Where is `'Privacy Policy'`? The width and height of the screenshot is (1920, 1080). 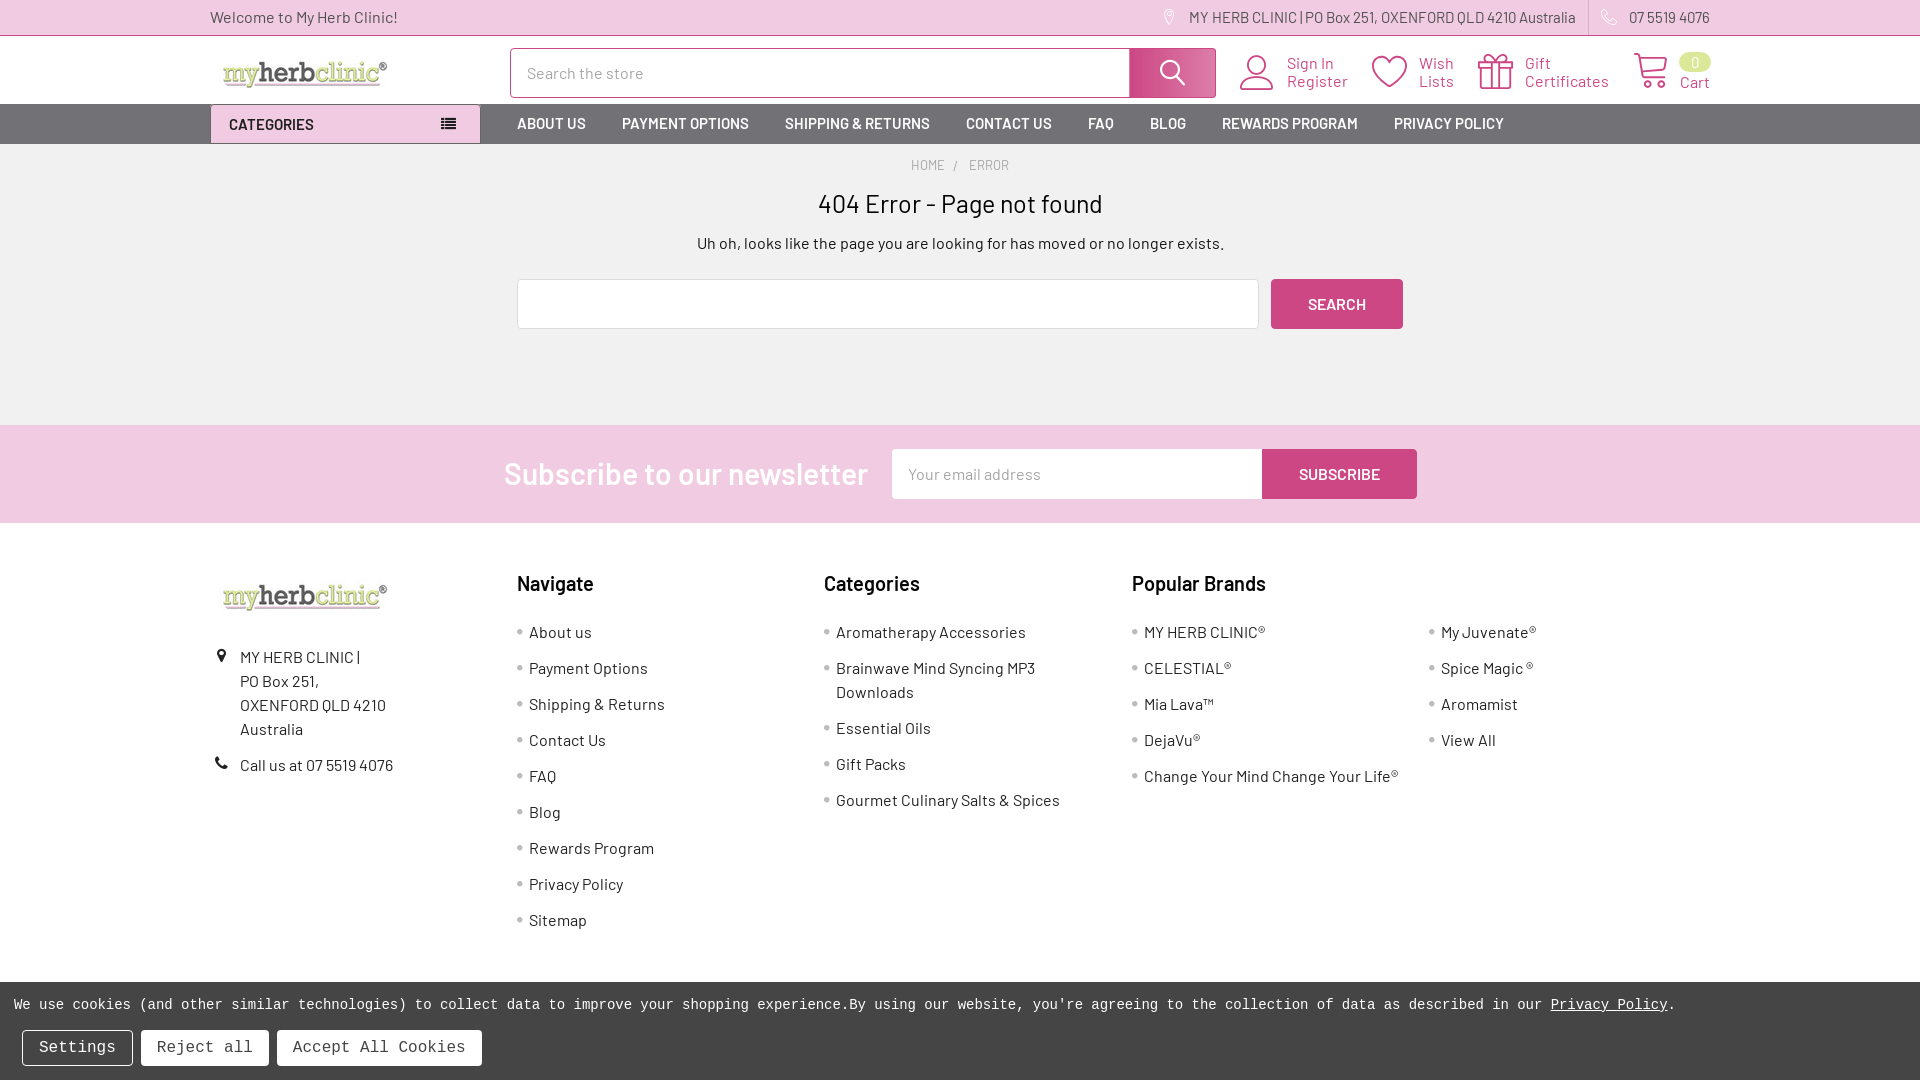
'Privacy Policy' is located at coordinates (1609, 1005).